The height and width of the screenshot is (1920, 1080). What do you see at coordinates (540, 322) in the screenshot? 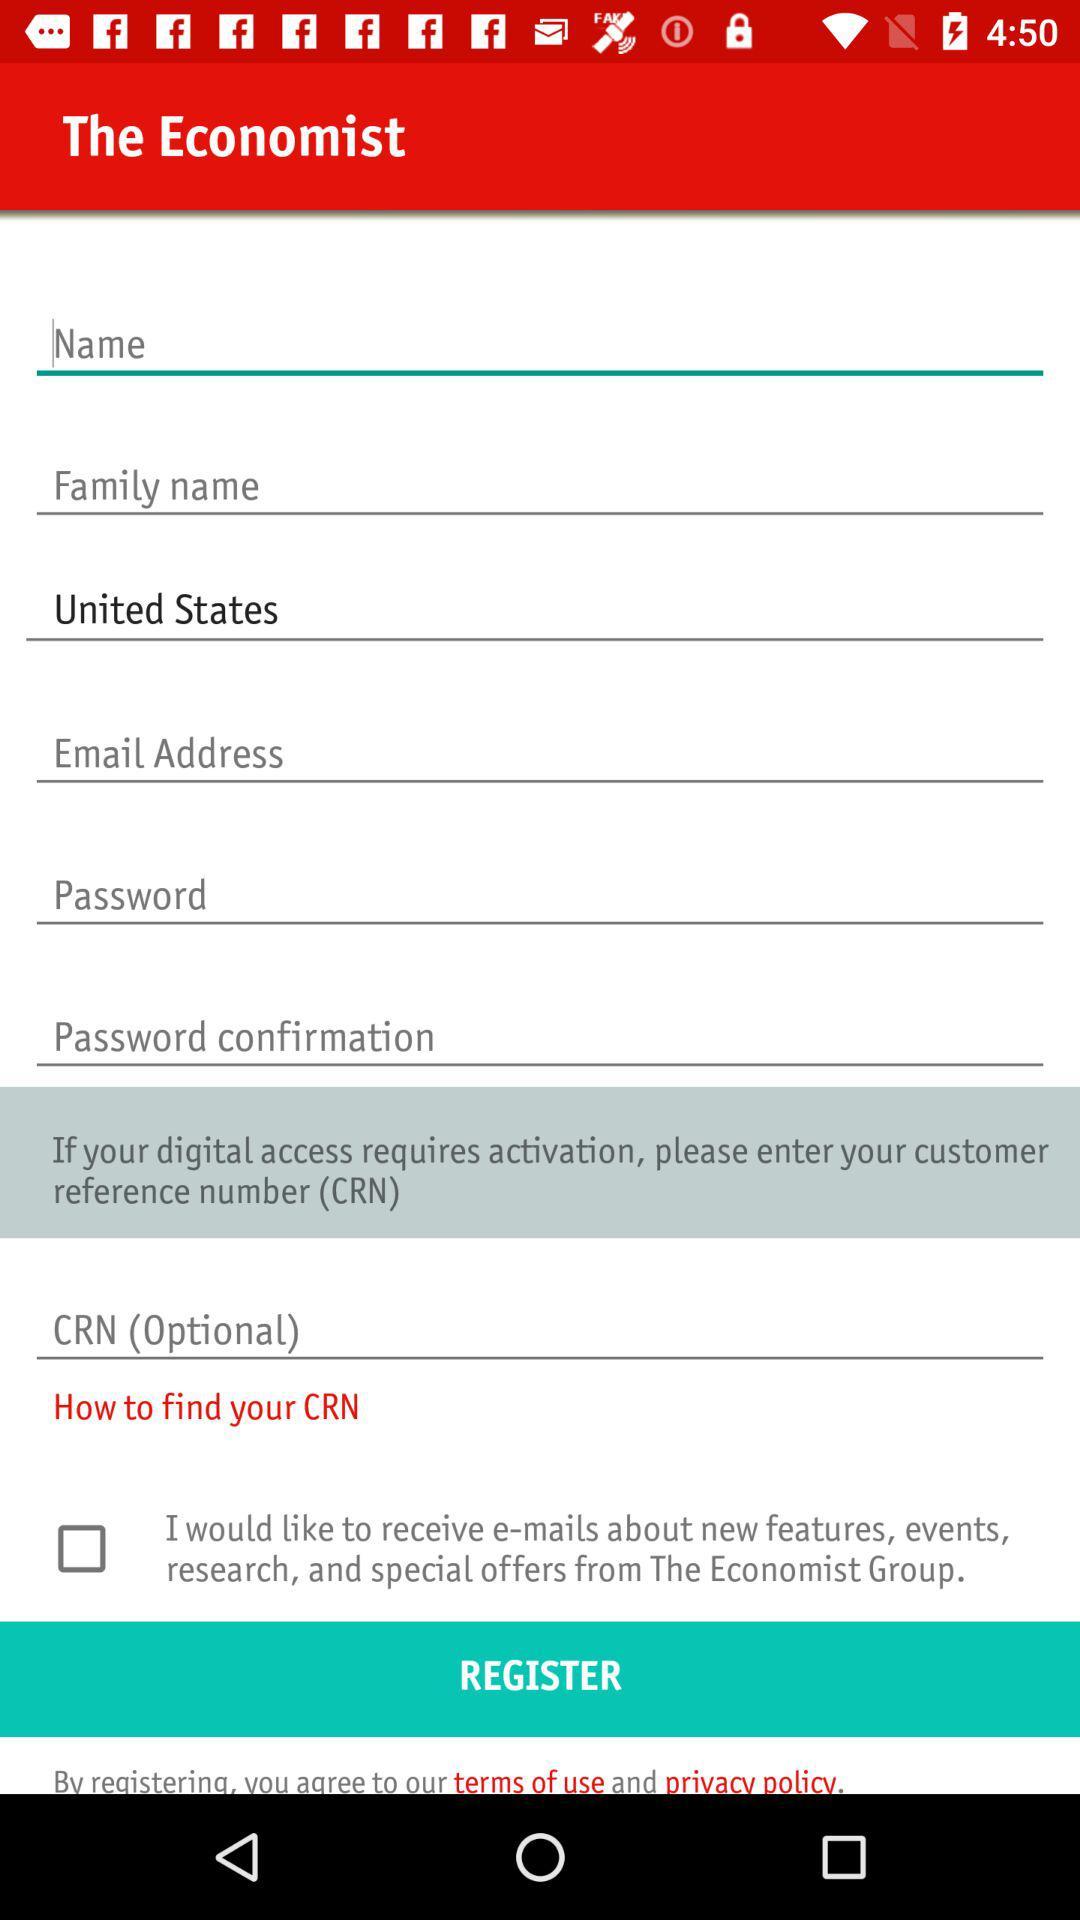
I see `the name` at bounding box center [540, 322].